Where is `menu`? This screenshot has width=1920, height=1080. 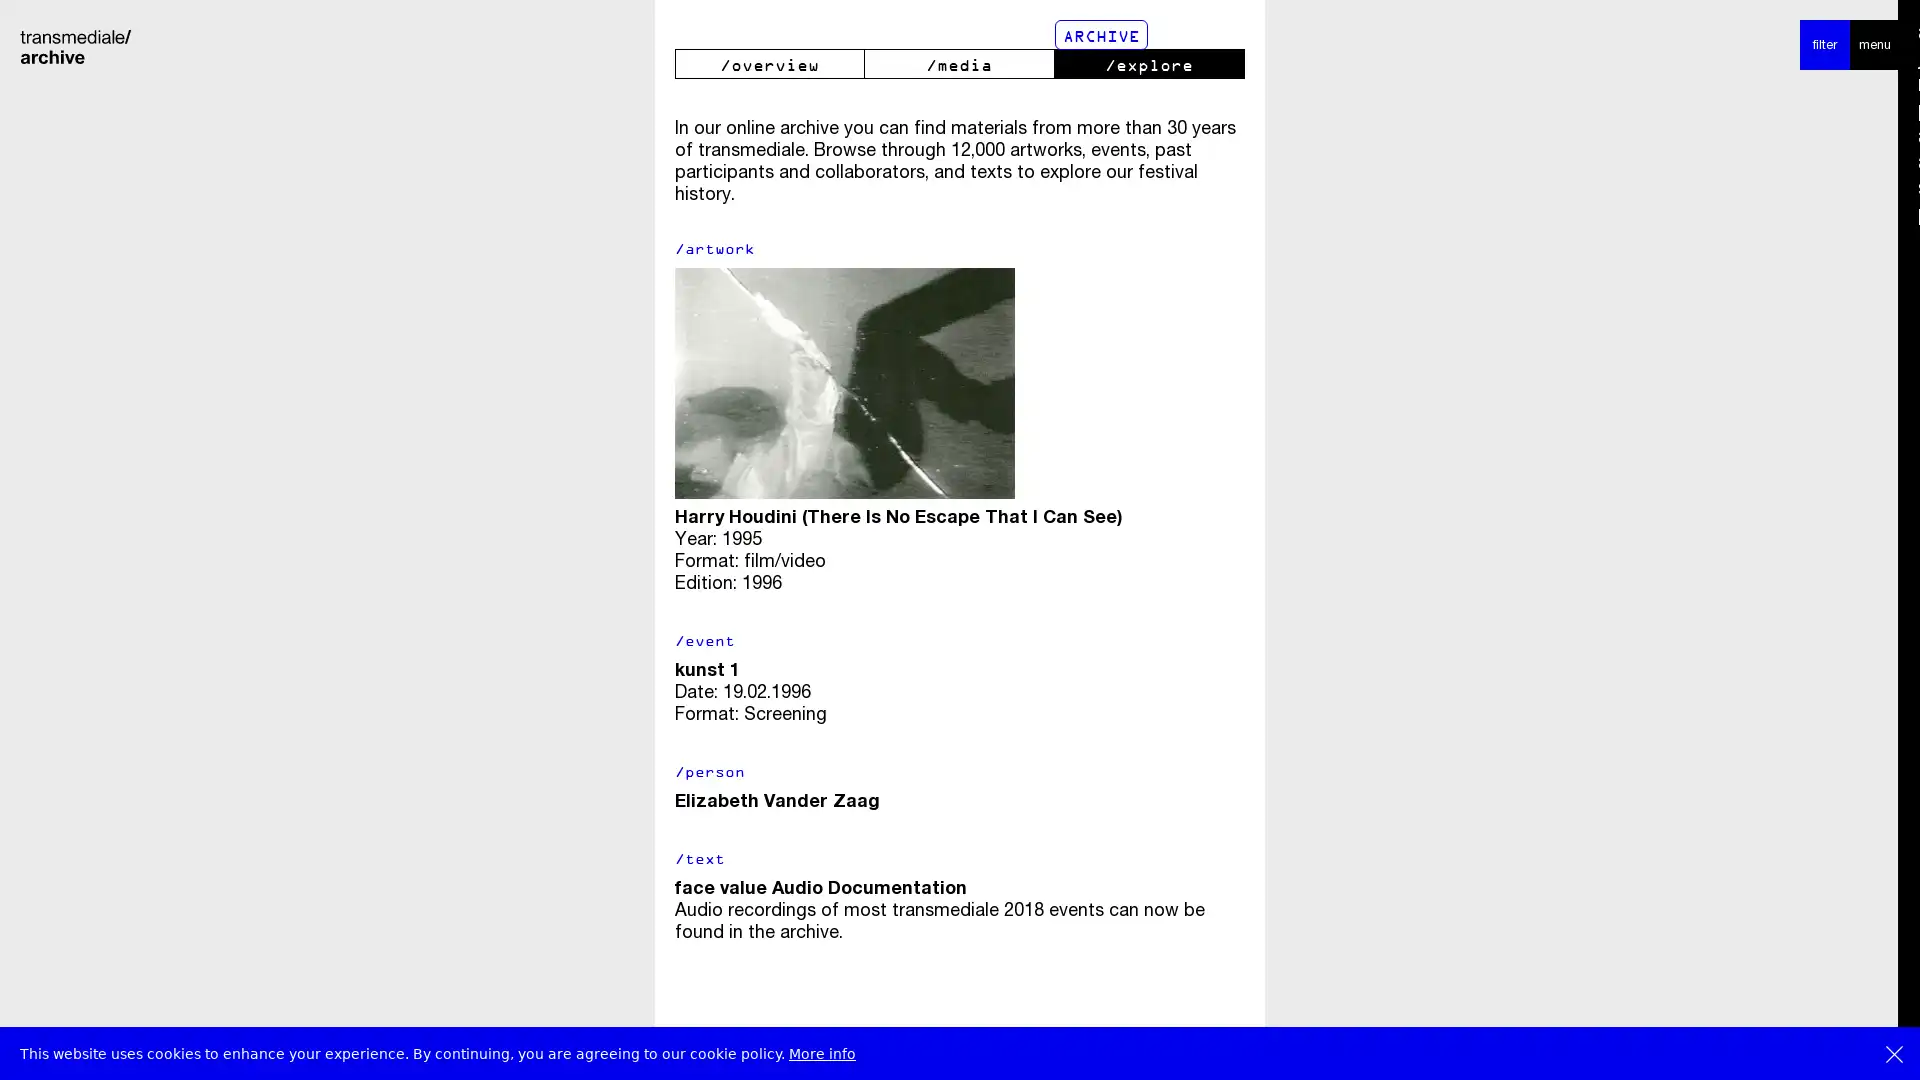 menu is located at coordinates (1874, 45).